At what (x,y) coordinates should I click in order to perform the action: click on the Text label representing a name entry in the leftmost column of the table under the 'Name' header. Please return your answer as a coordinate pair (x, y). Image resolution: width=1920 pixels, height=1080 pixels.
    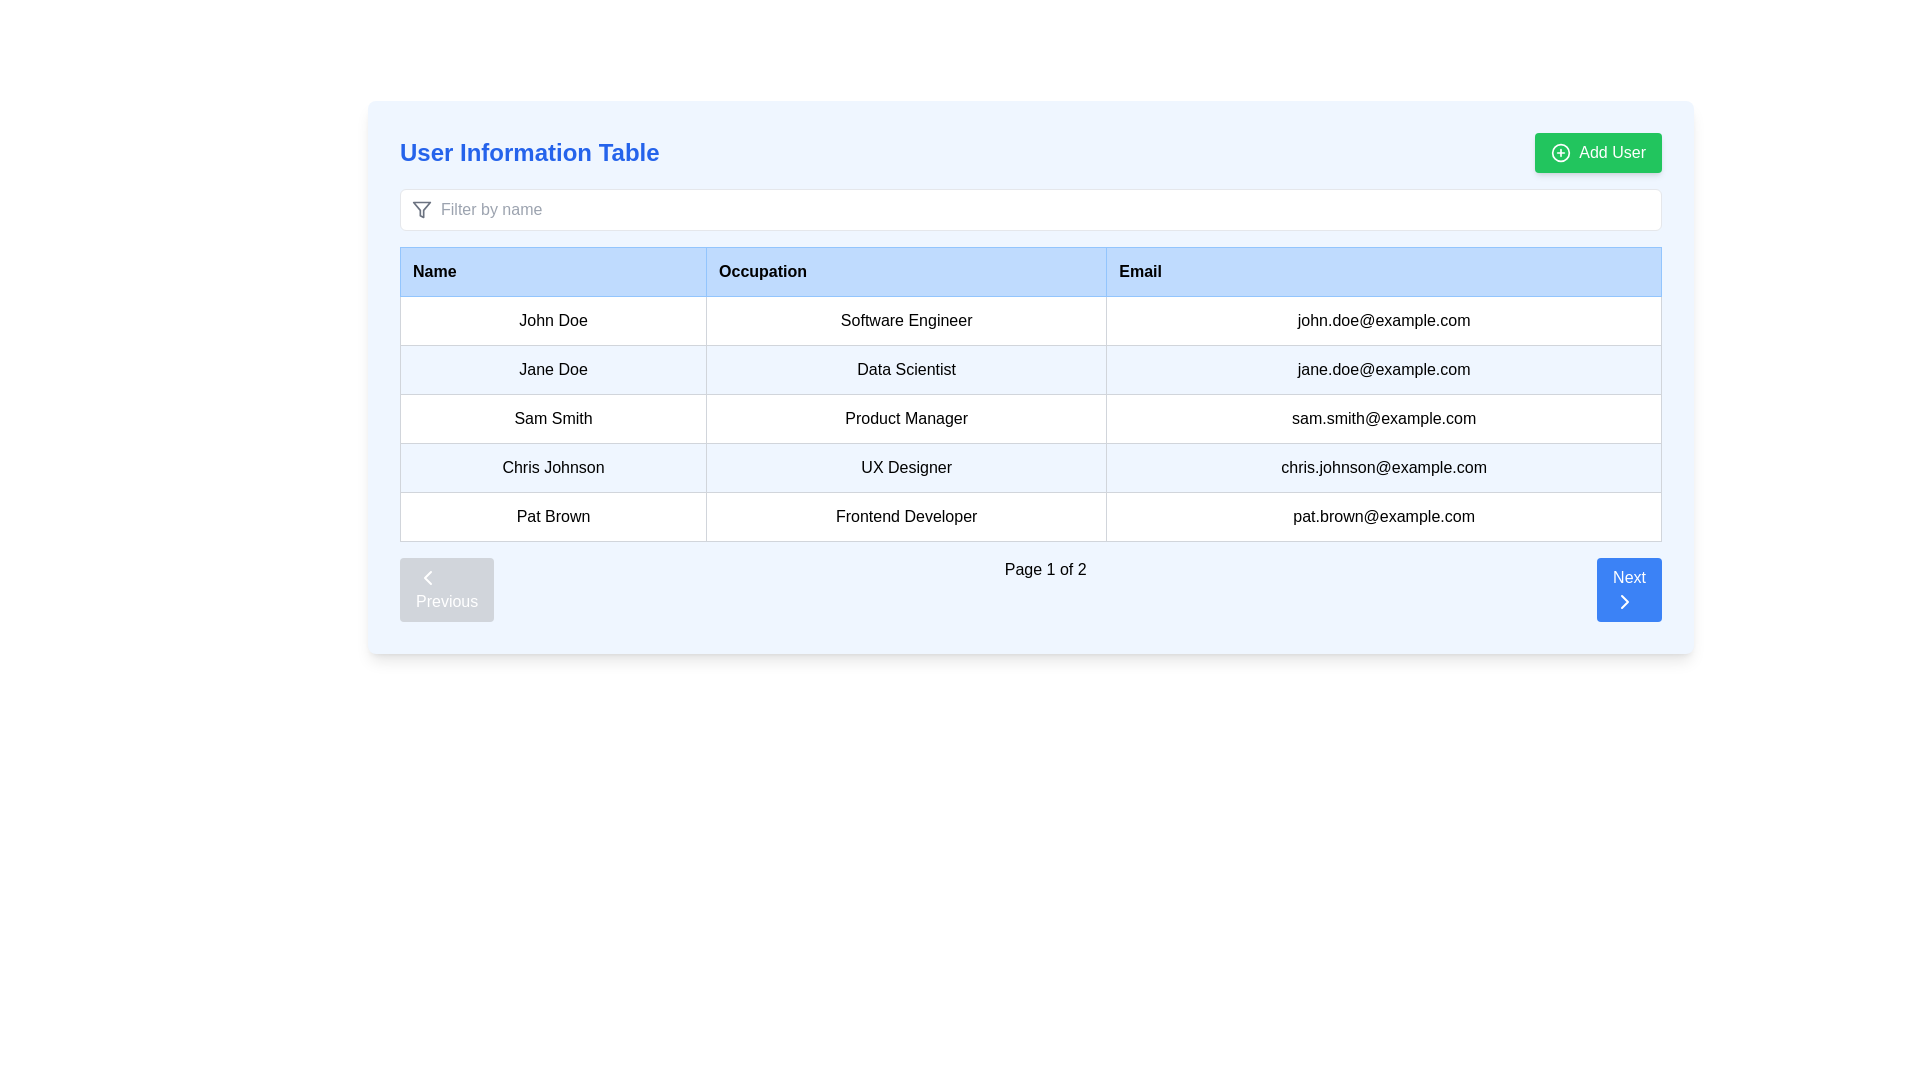
    Looking at the image, I should click on (553, 370).